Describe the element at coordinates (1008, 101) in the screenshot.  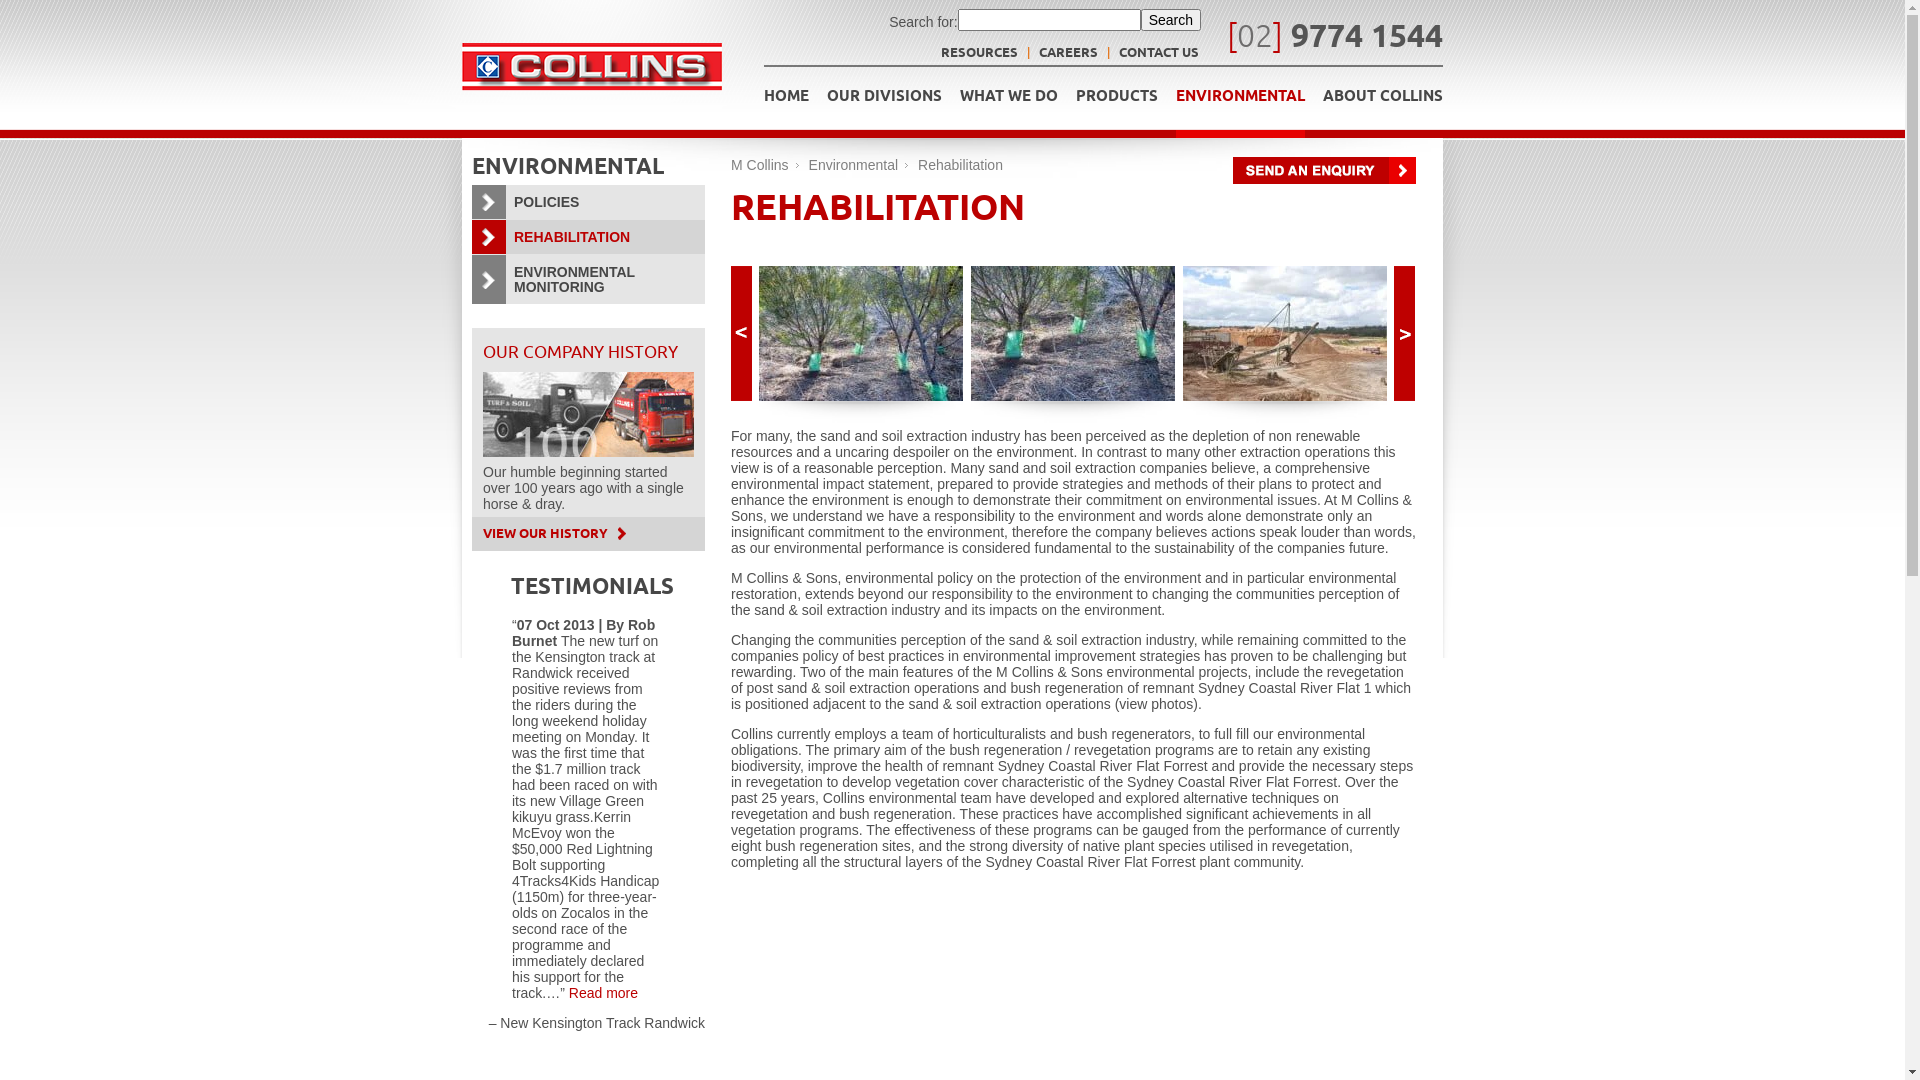
I see `'WHAT WE DO'` at that location.